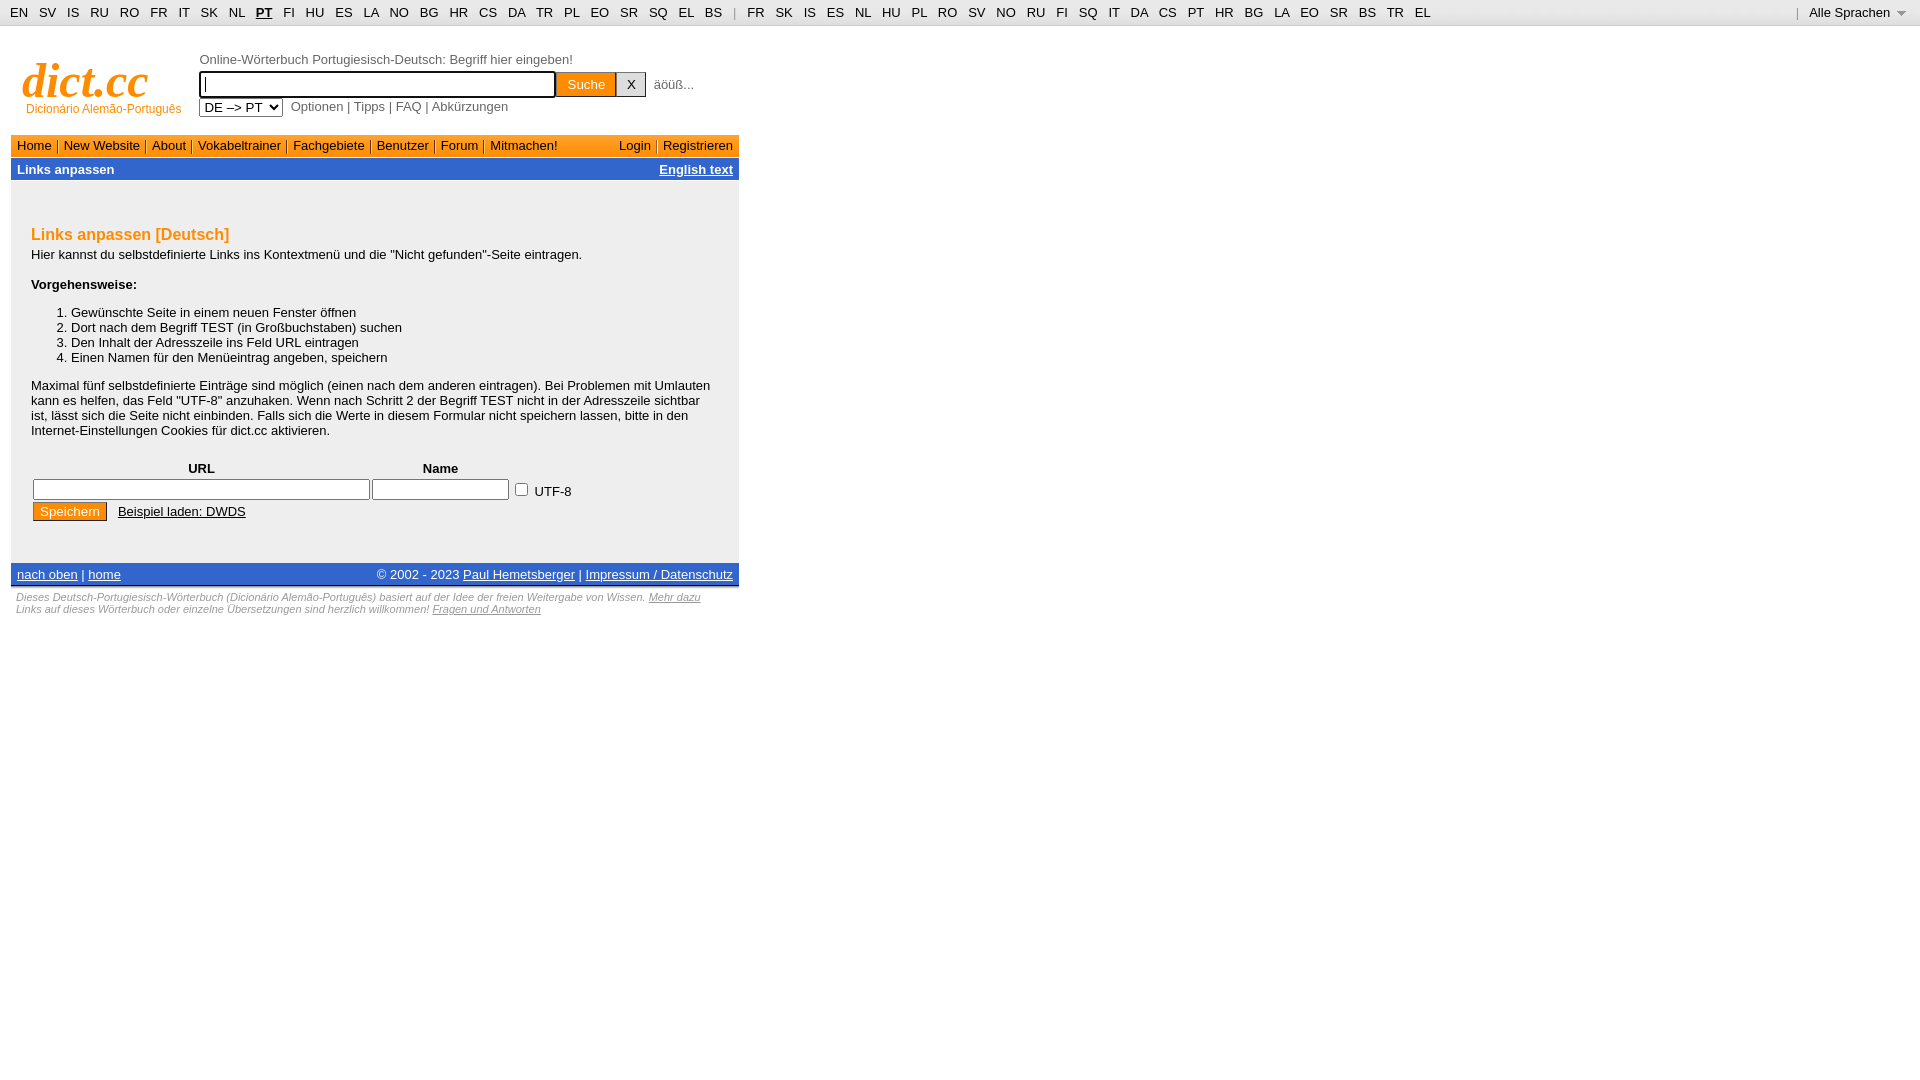 This screenshot has height=1080, width=1920. I want to click on 'HR', so click(1223, 12).